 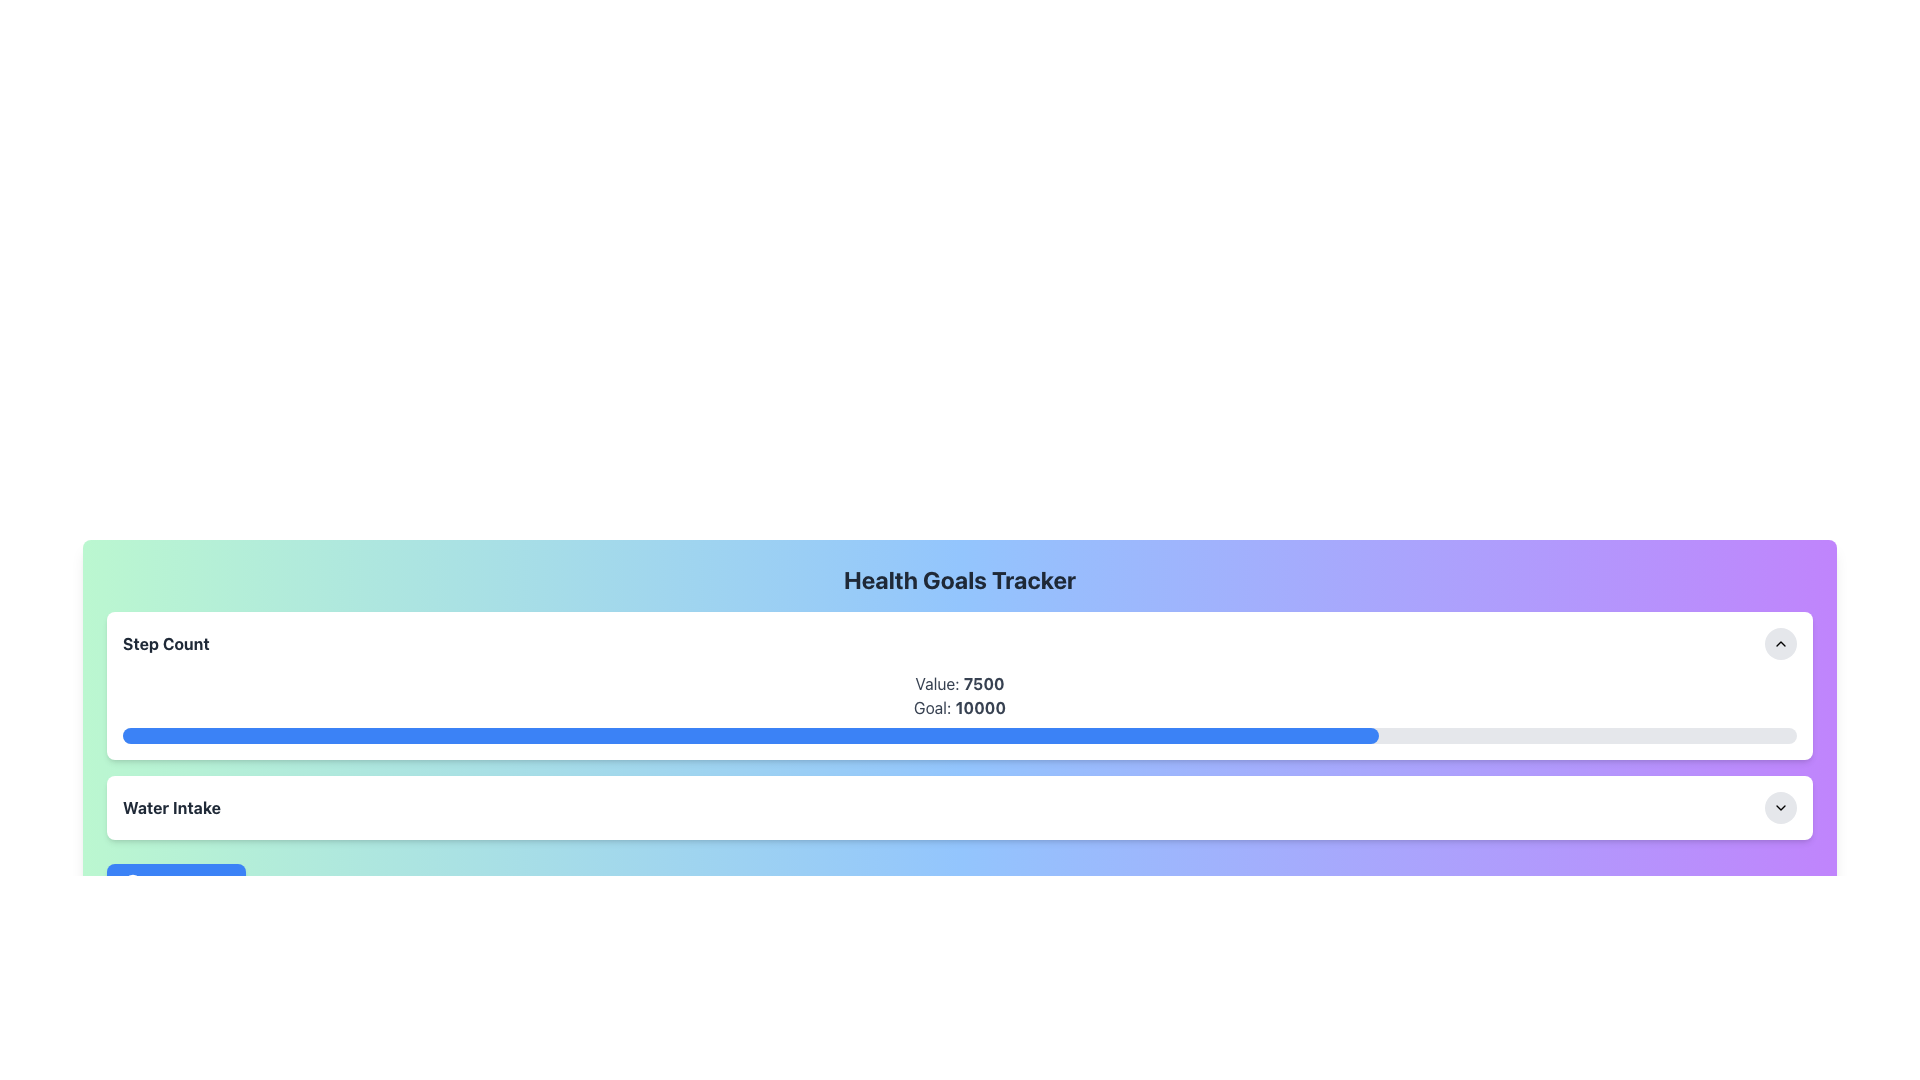 What do you see at coordinates (1780, 806) in the screenshot?
I see `the chevron icon located in the circular gray button at the far-right end of the 'Water Intake' card` at bounding box center [1780, 806].